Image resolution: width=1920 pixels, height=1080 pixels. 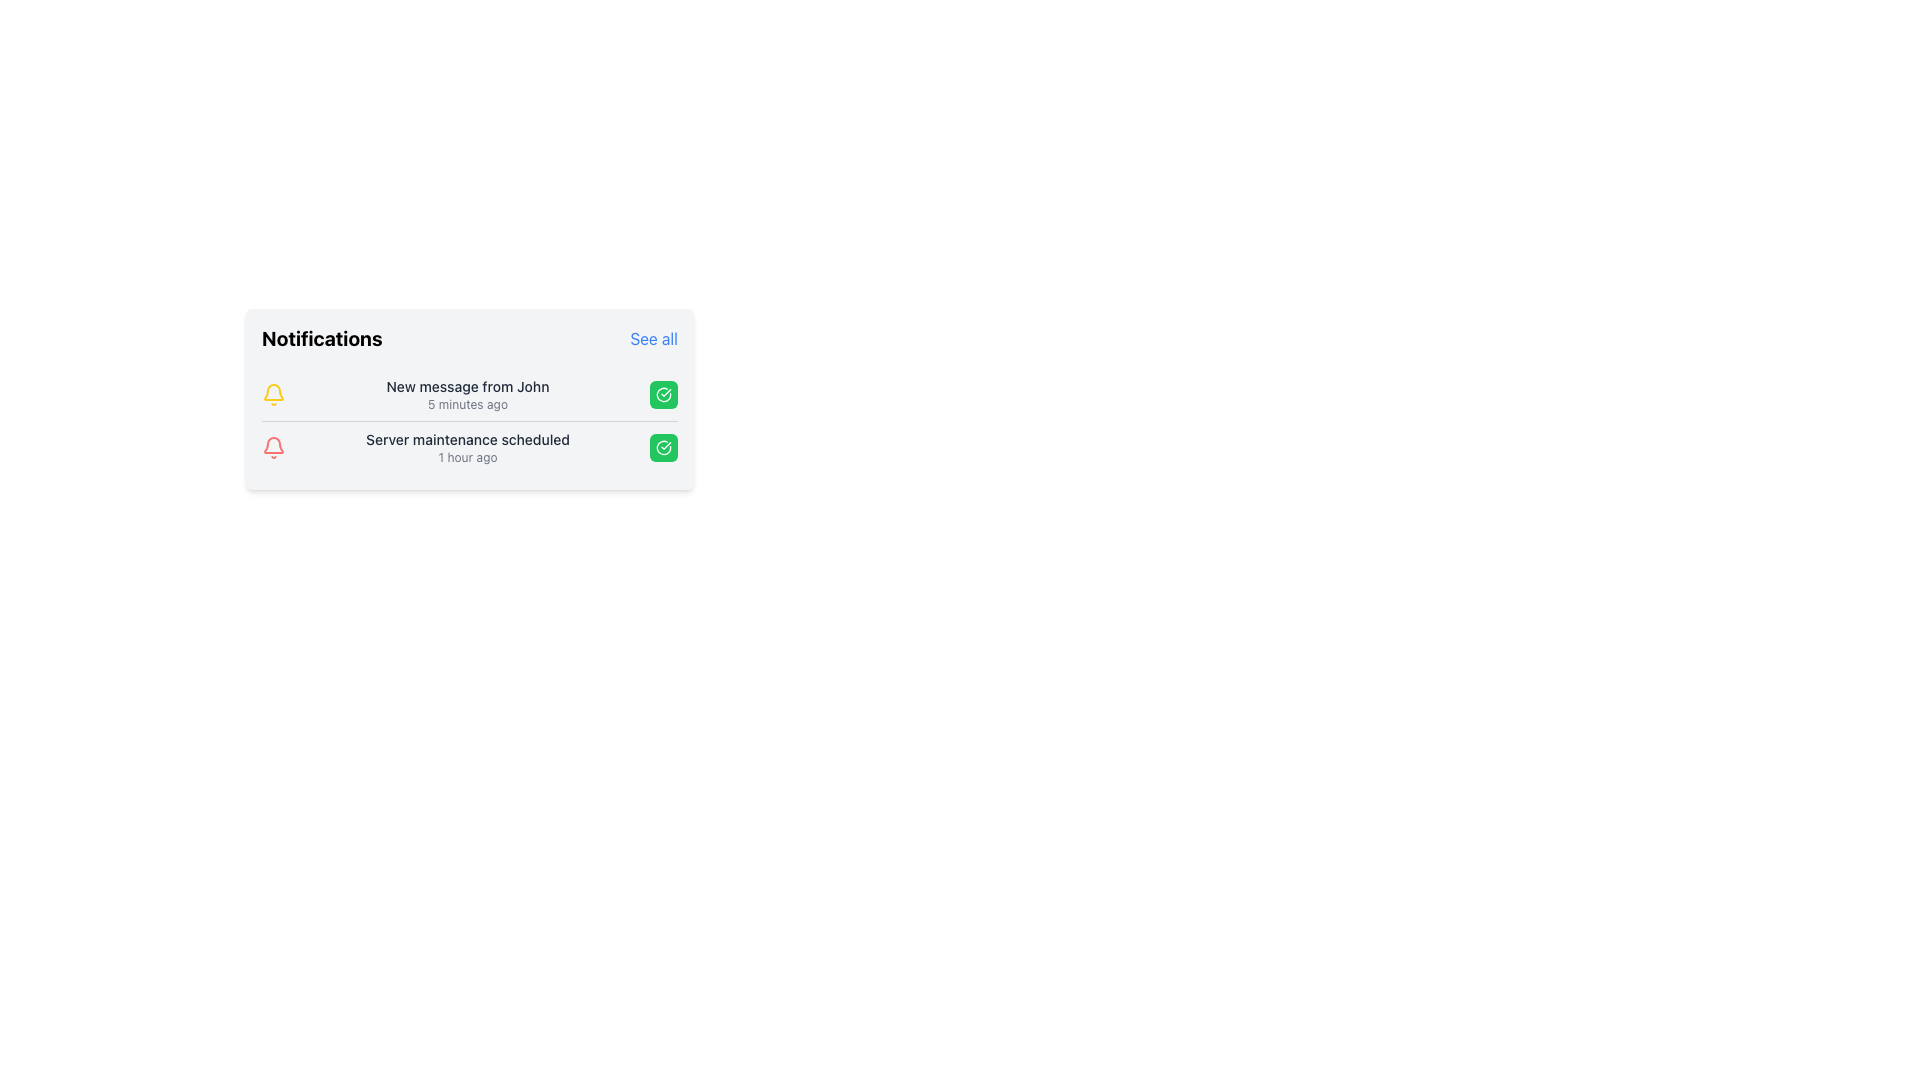 I want to click on the circular outline of the checkmark icon located on the top notification row, at the rightmost side, so click(x=663, y=446).